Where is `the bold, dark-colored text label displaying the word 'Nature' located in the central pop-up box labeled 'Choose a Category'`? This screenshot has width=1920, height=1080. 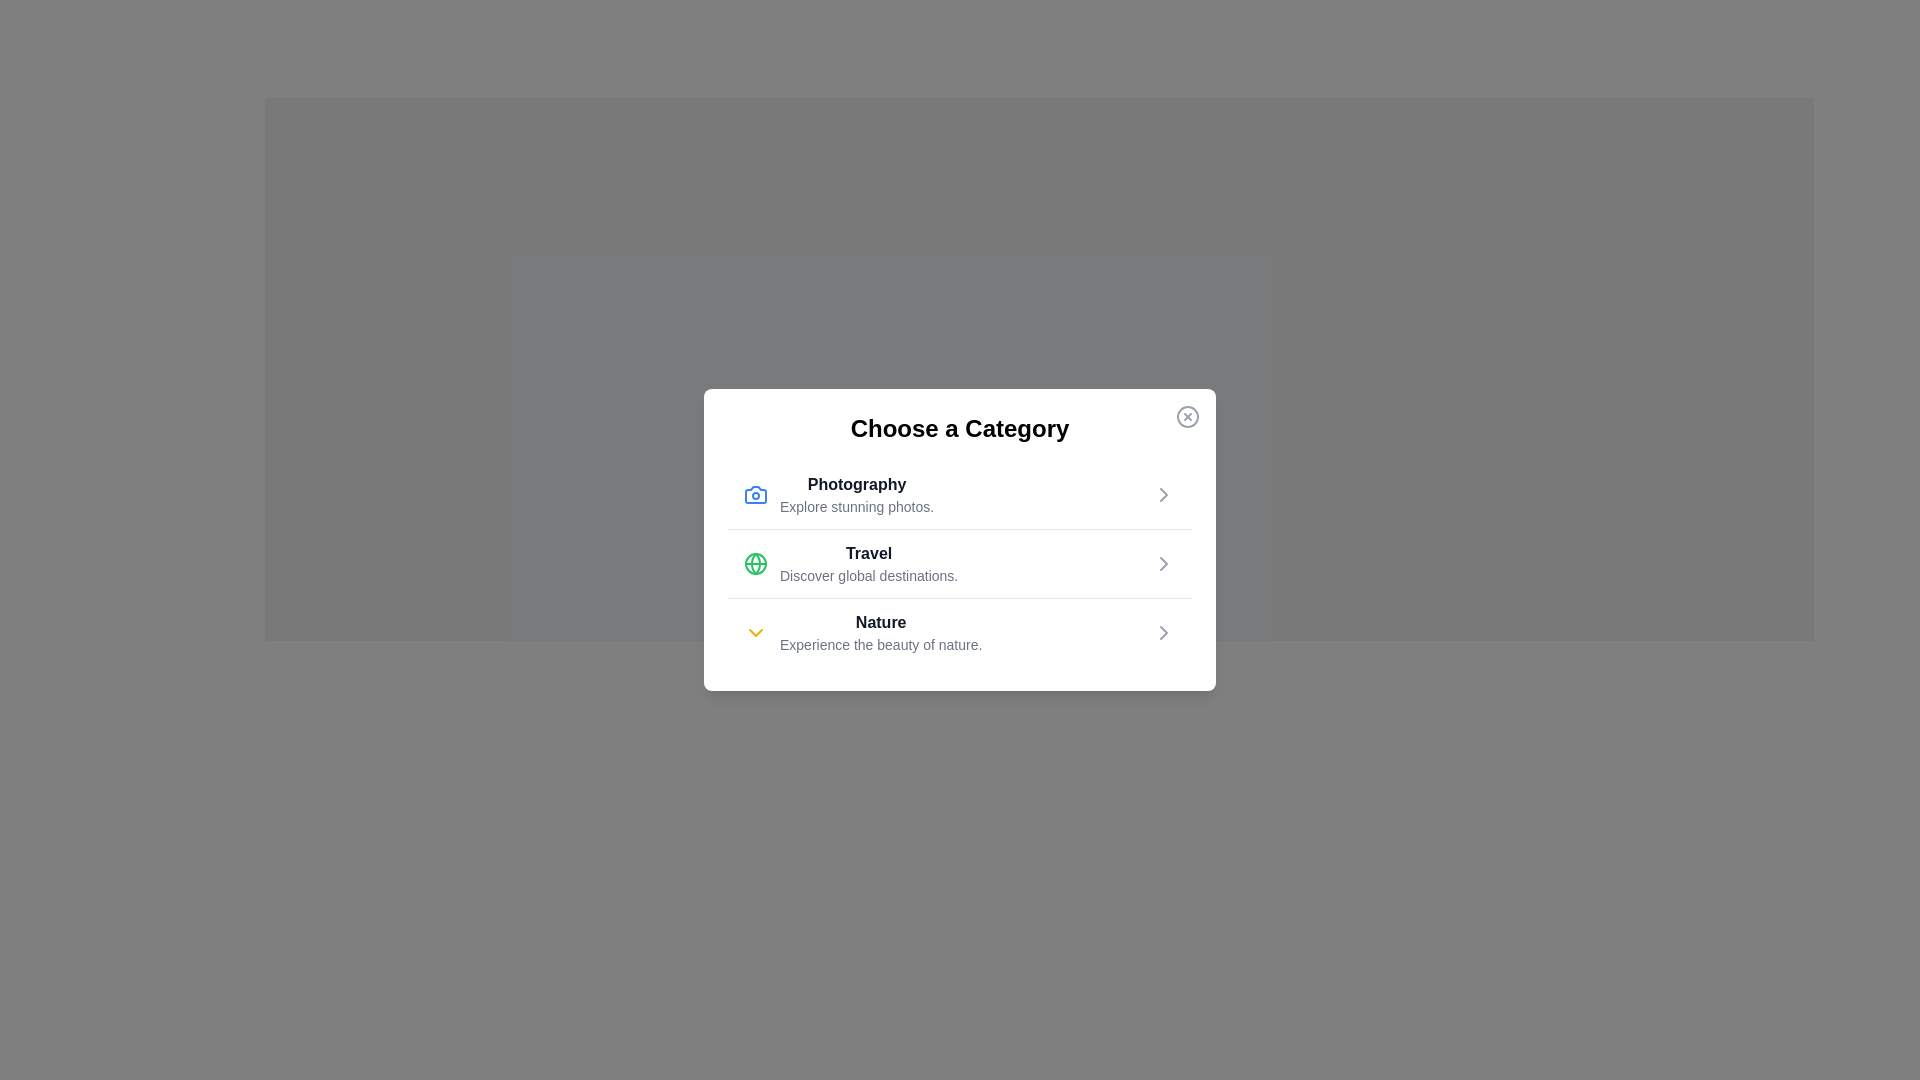
the bold, dark-colored text label displaying the word 'Nature' located in the central pop-up box labeled 'Choose a Category' is located at coordinates (880, 622).